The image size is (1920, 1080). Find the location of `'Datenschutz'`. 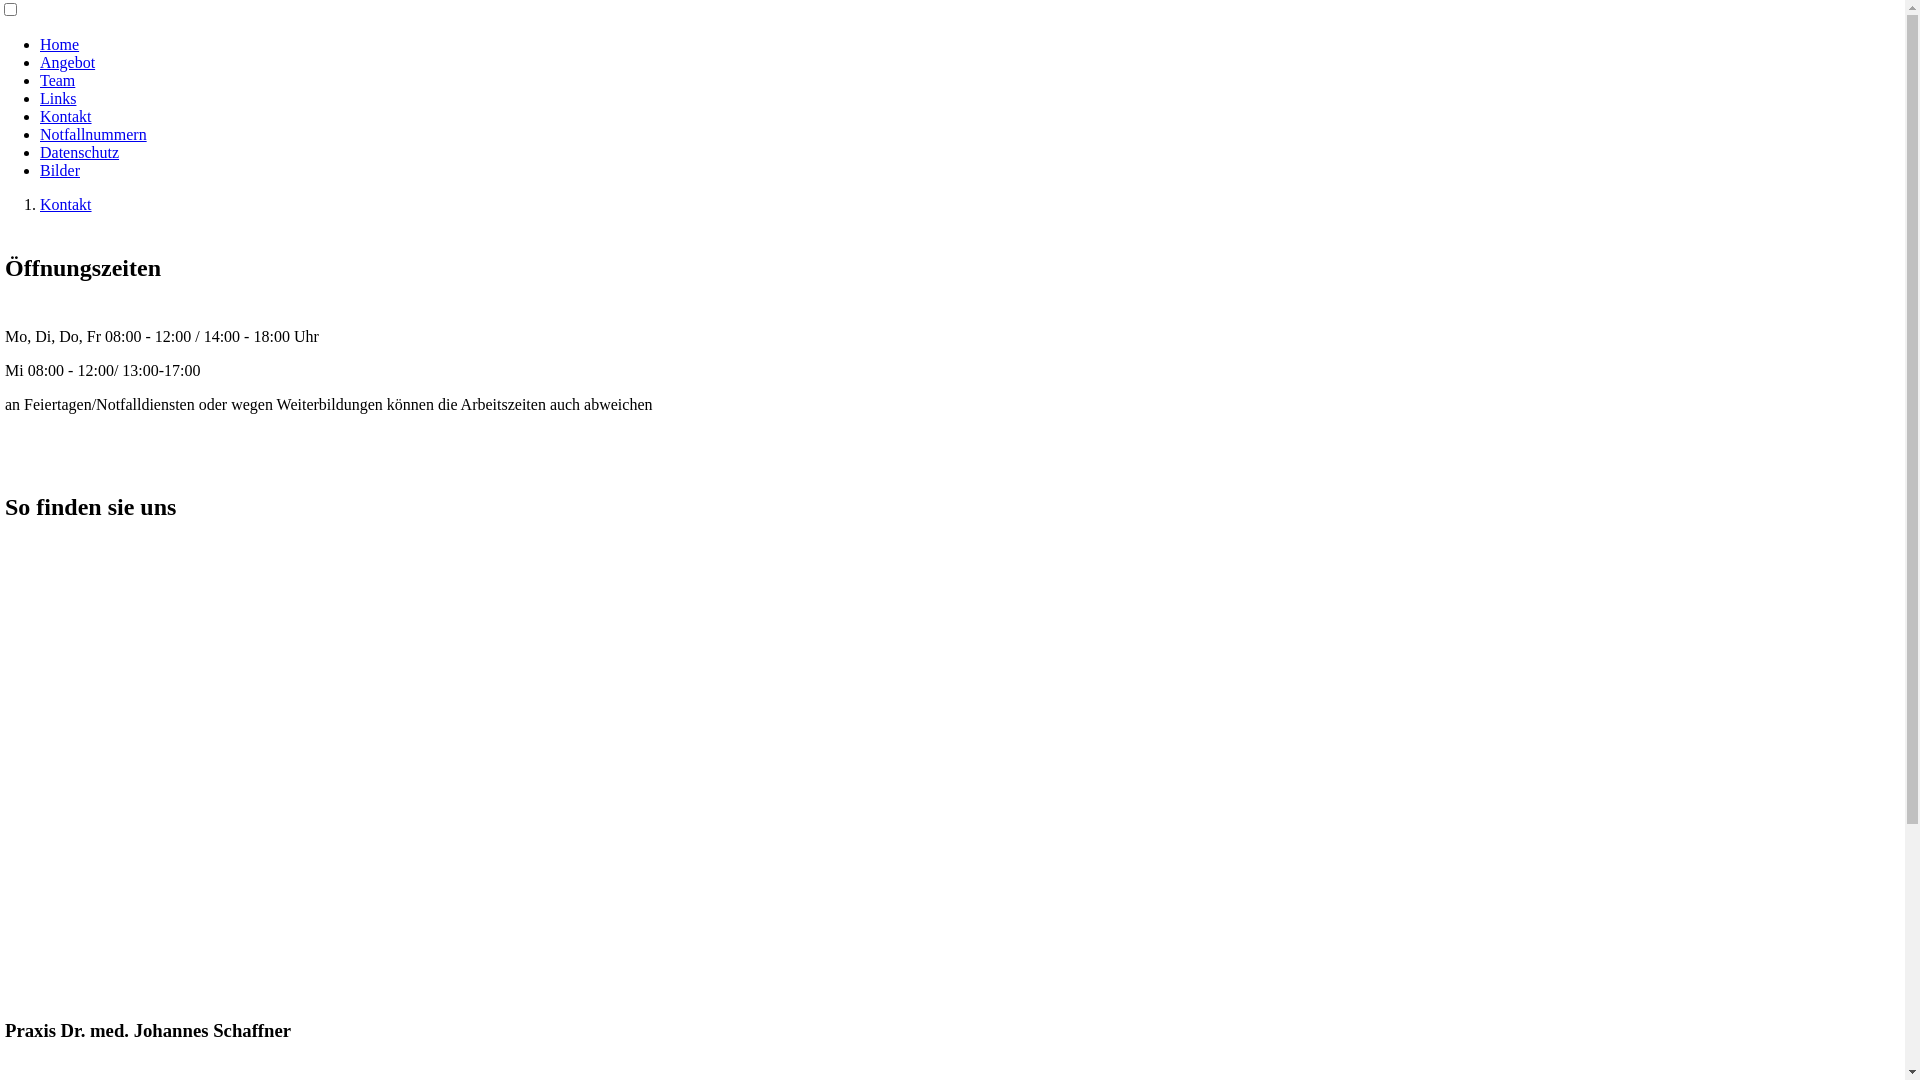

'Datenschutz' is located at coordinates (79, 151).